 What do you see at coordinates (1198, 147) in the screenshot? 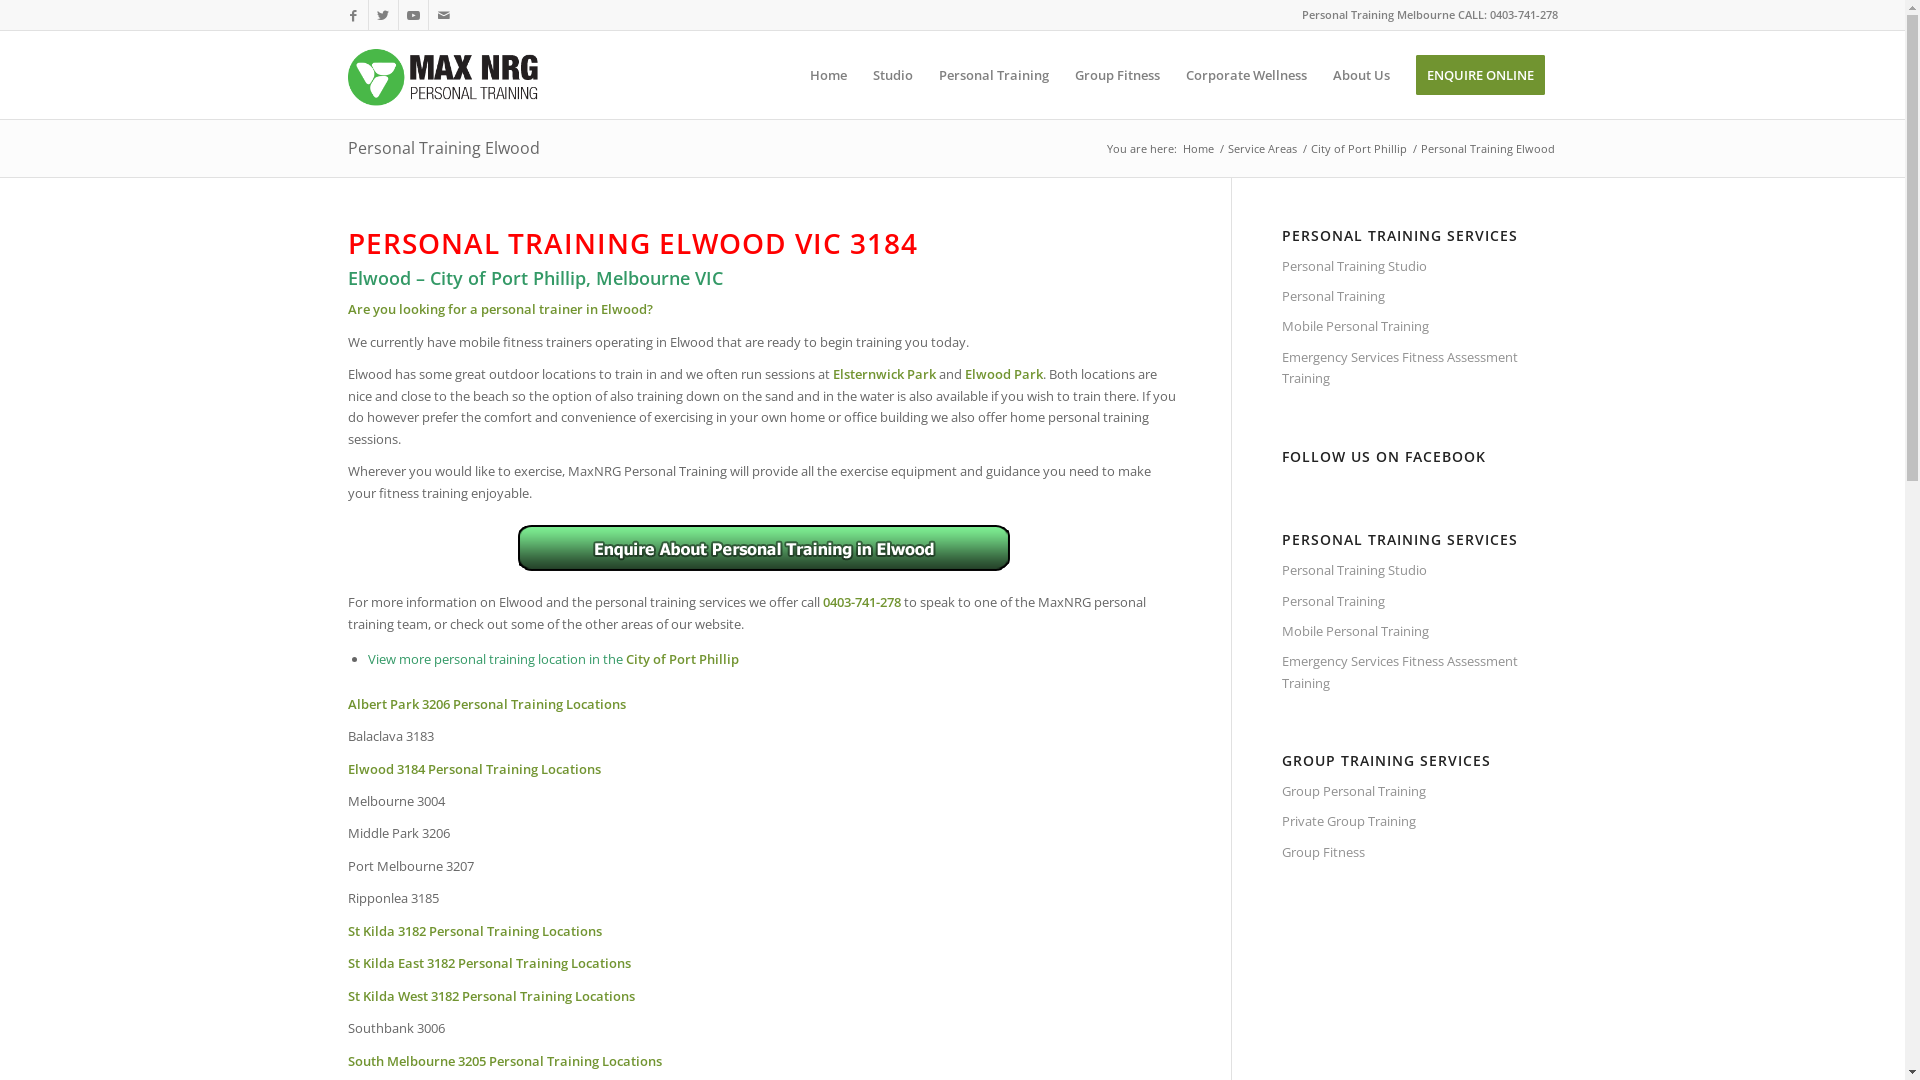
I see `'Home'` at bounding box center [1198, 147].